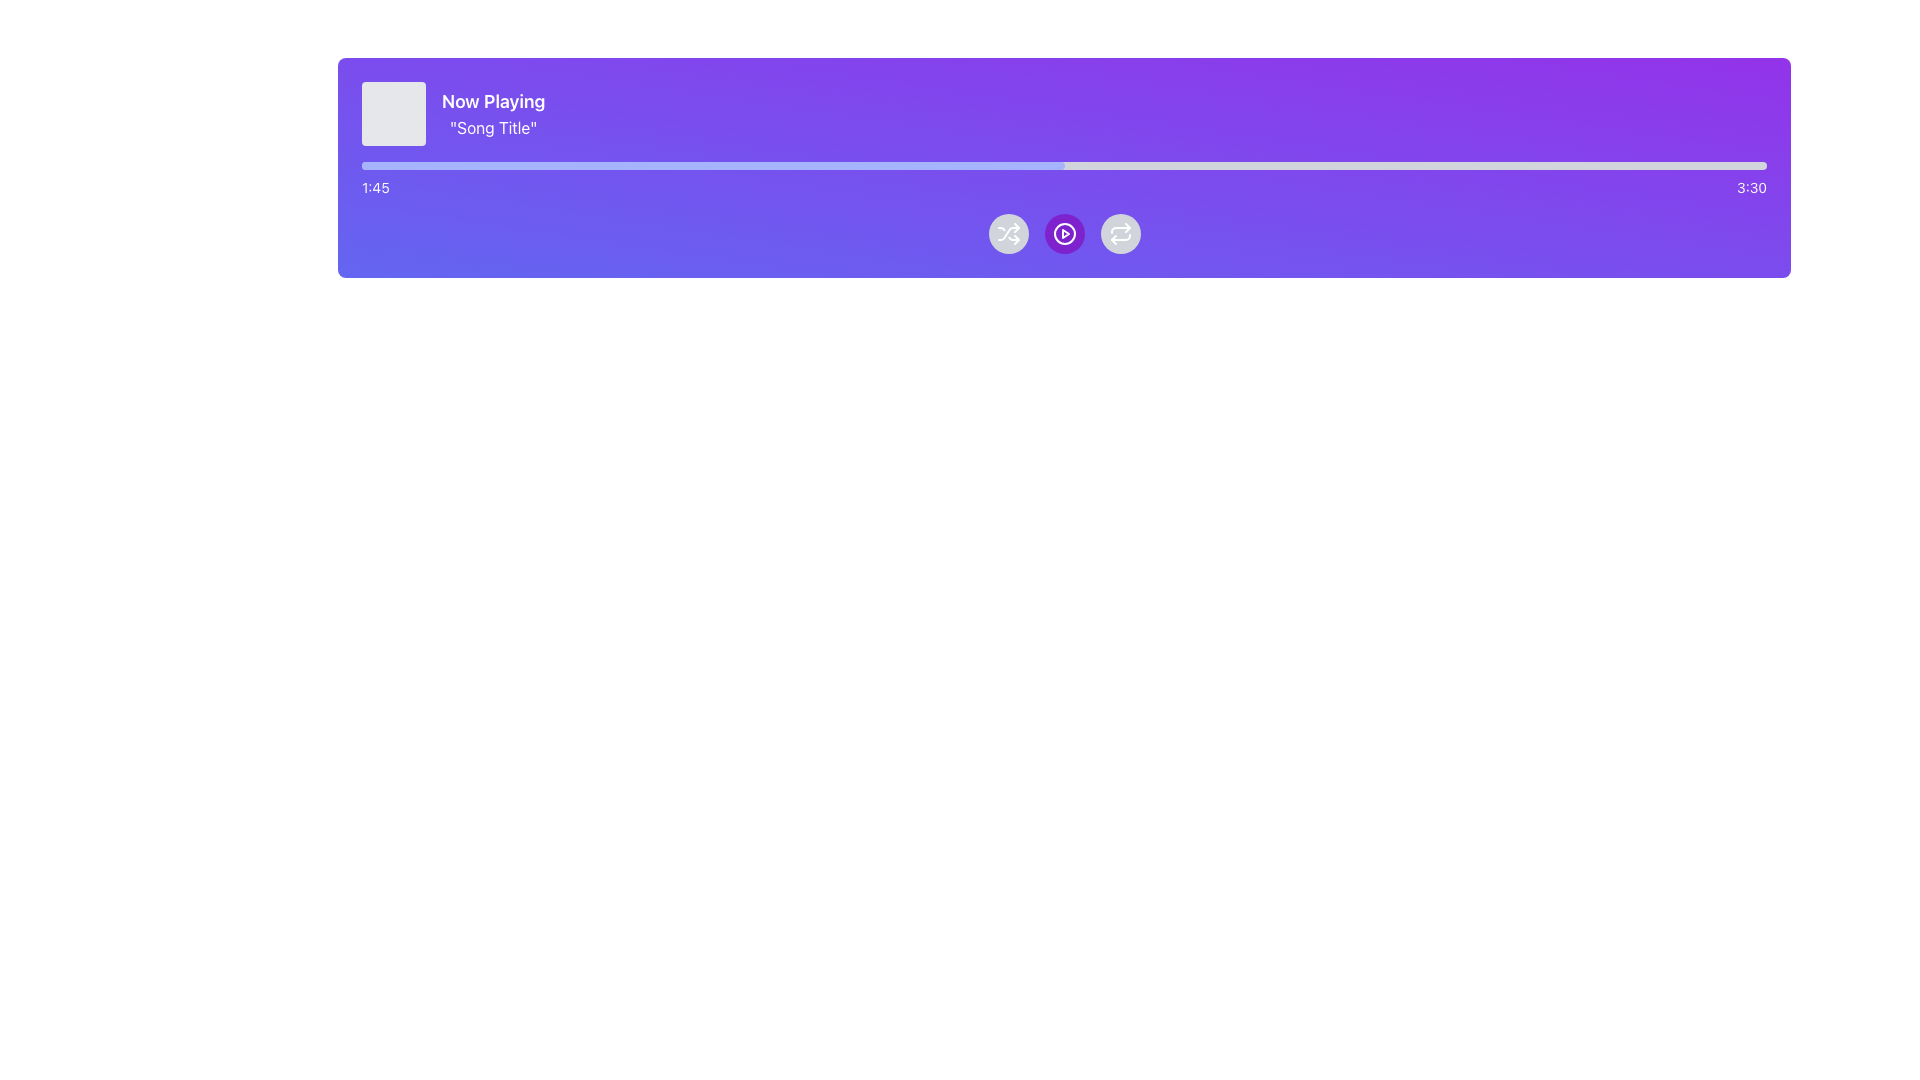  What do you see at coordinates (493, 101) in the screenshot?
I see `properties of the Text Label displaying 'Now Playing', which is bold, larger, and aligned to the left against a purple background` at bounding box center [493, 101].